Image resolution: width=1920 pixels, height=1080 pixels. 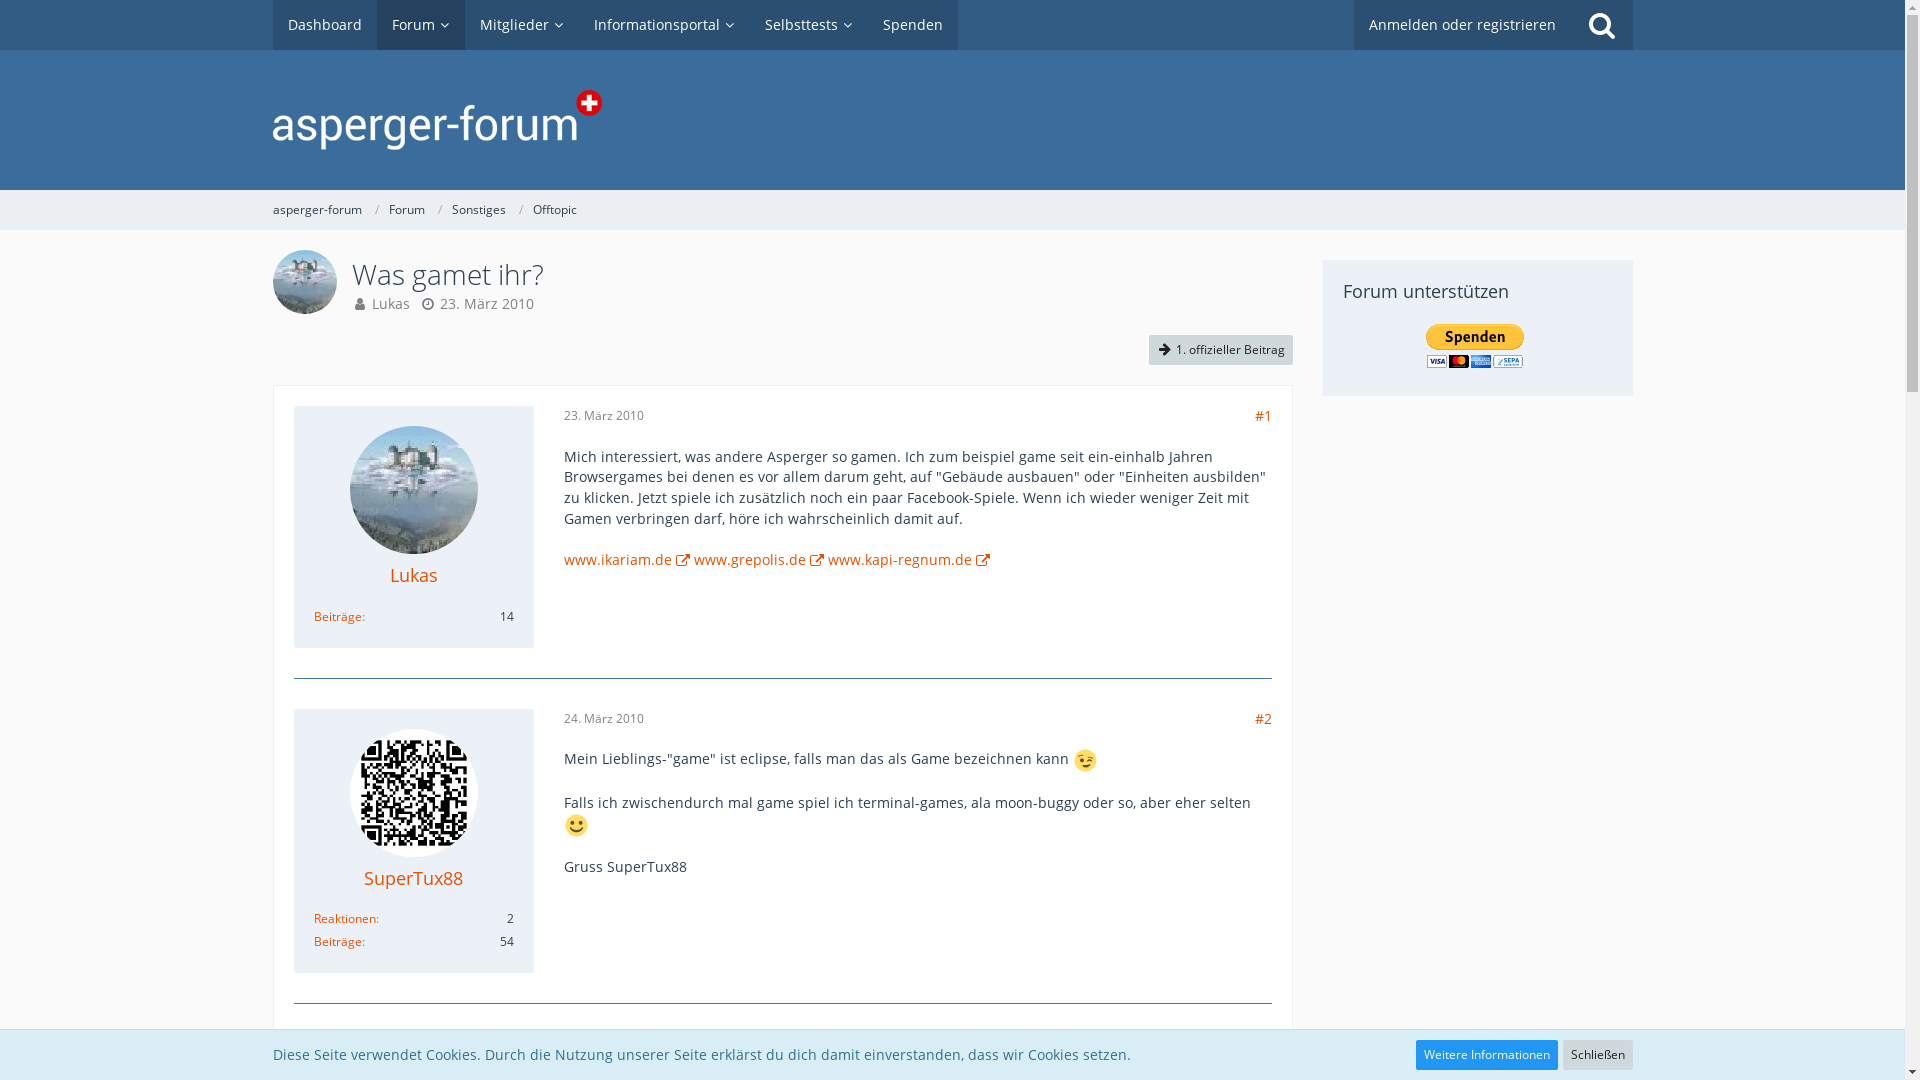 What do you see at coordinates (315, 209) in the screenshot?
I see `'asperger-forum'` at bounding box center [315, 209].